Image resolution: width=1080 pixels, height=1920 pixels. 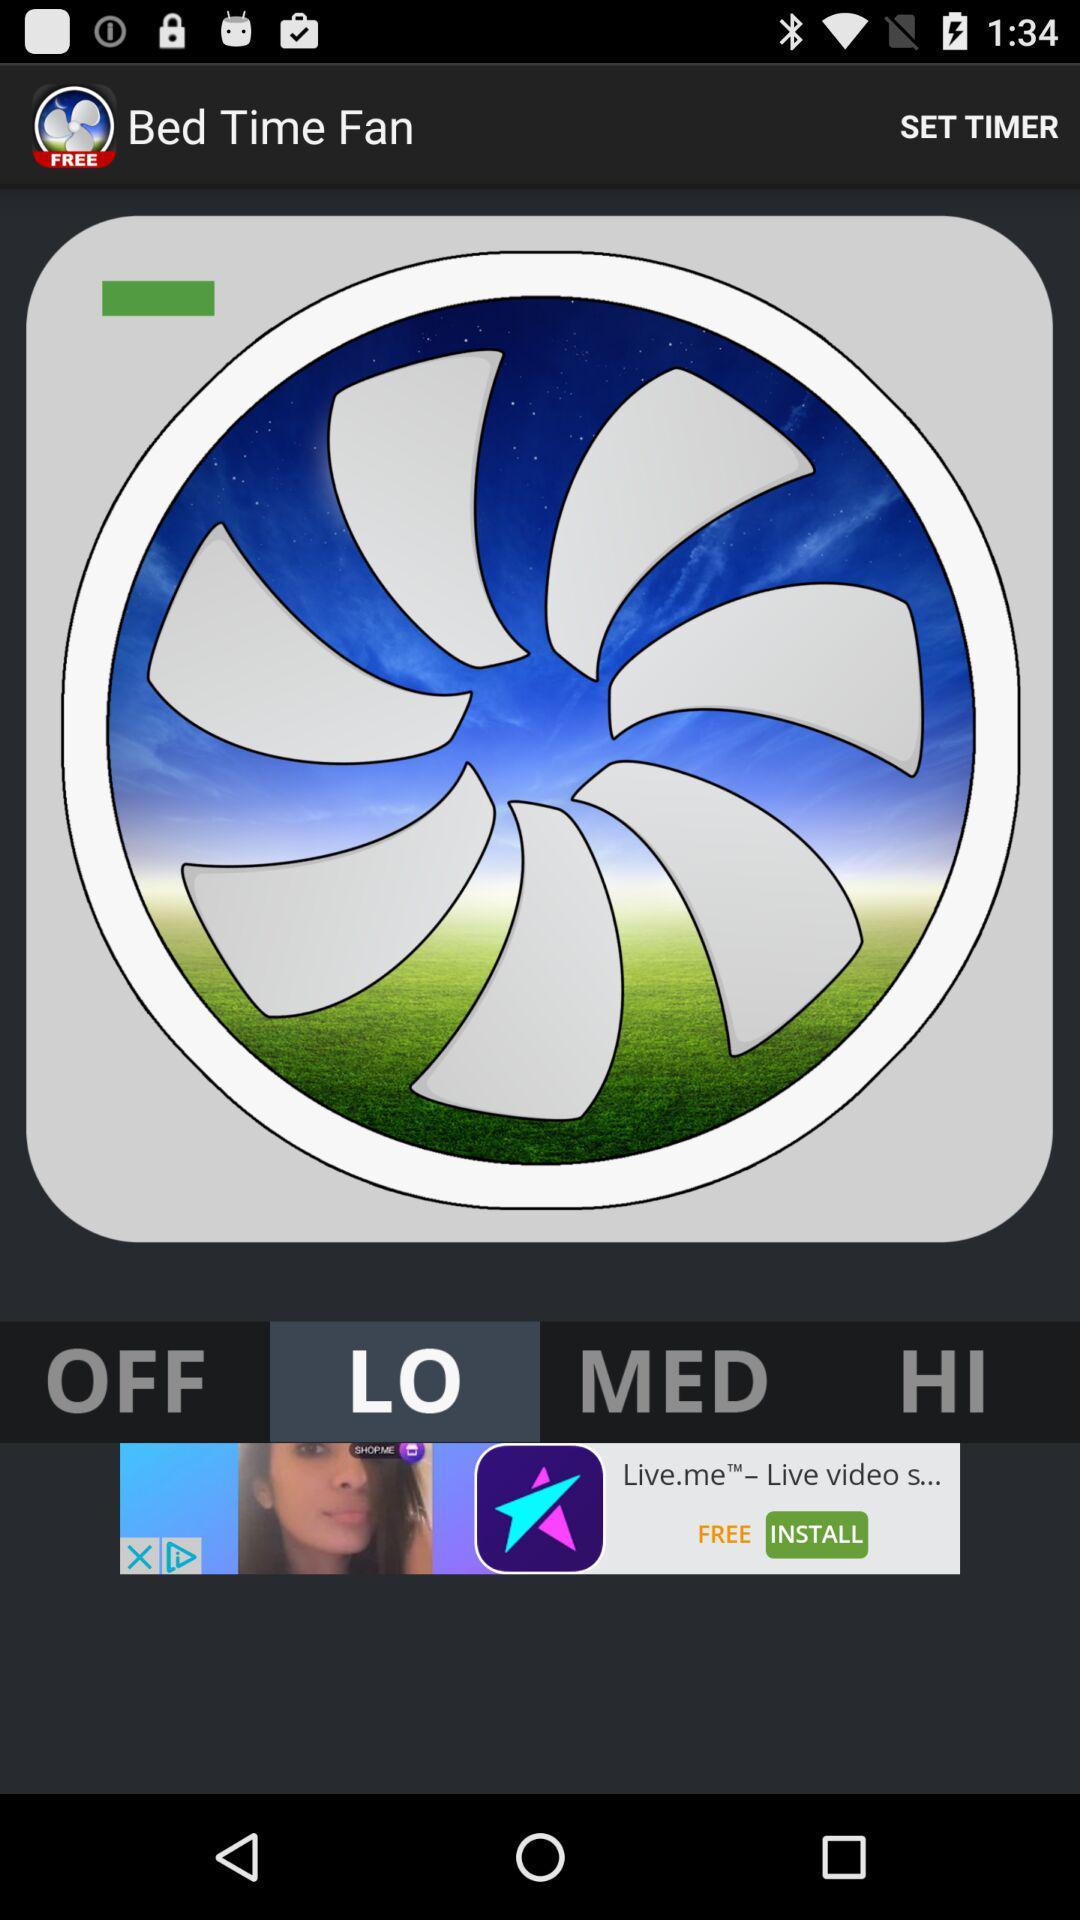 I want to click on sound for bed time fan app, so click(x=405, y=1381).